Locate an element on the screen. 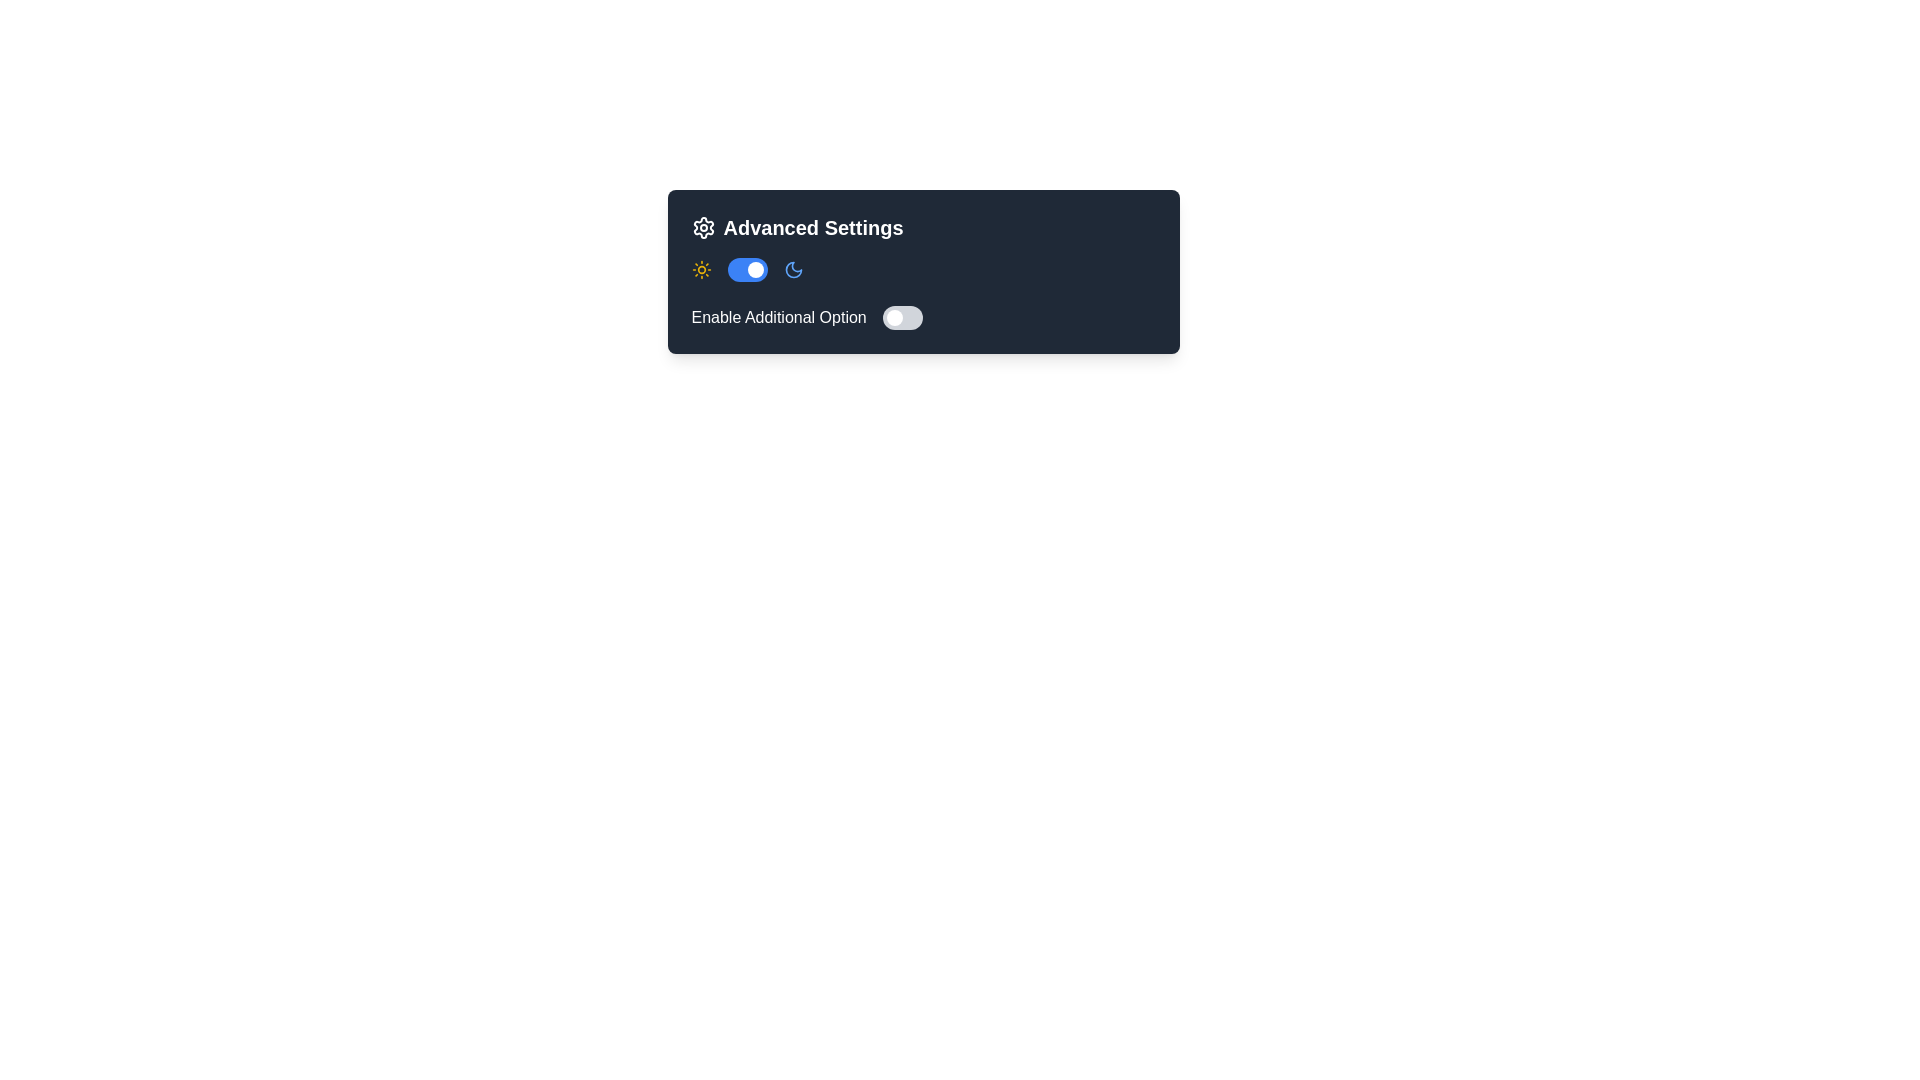 This screenshot has width=1920, height=1080. the gear-shaped icon representing settings, located at the top-left corner of the settings panel, preceding the heading 'Advanced Settings' is located at coordinates (703, 226).